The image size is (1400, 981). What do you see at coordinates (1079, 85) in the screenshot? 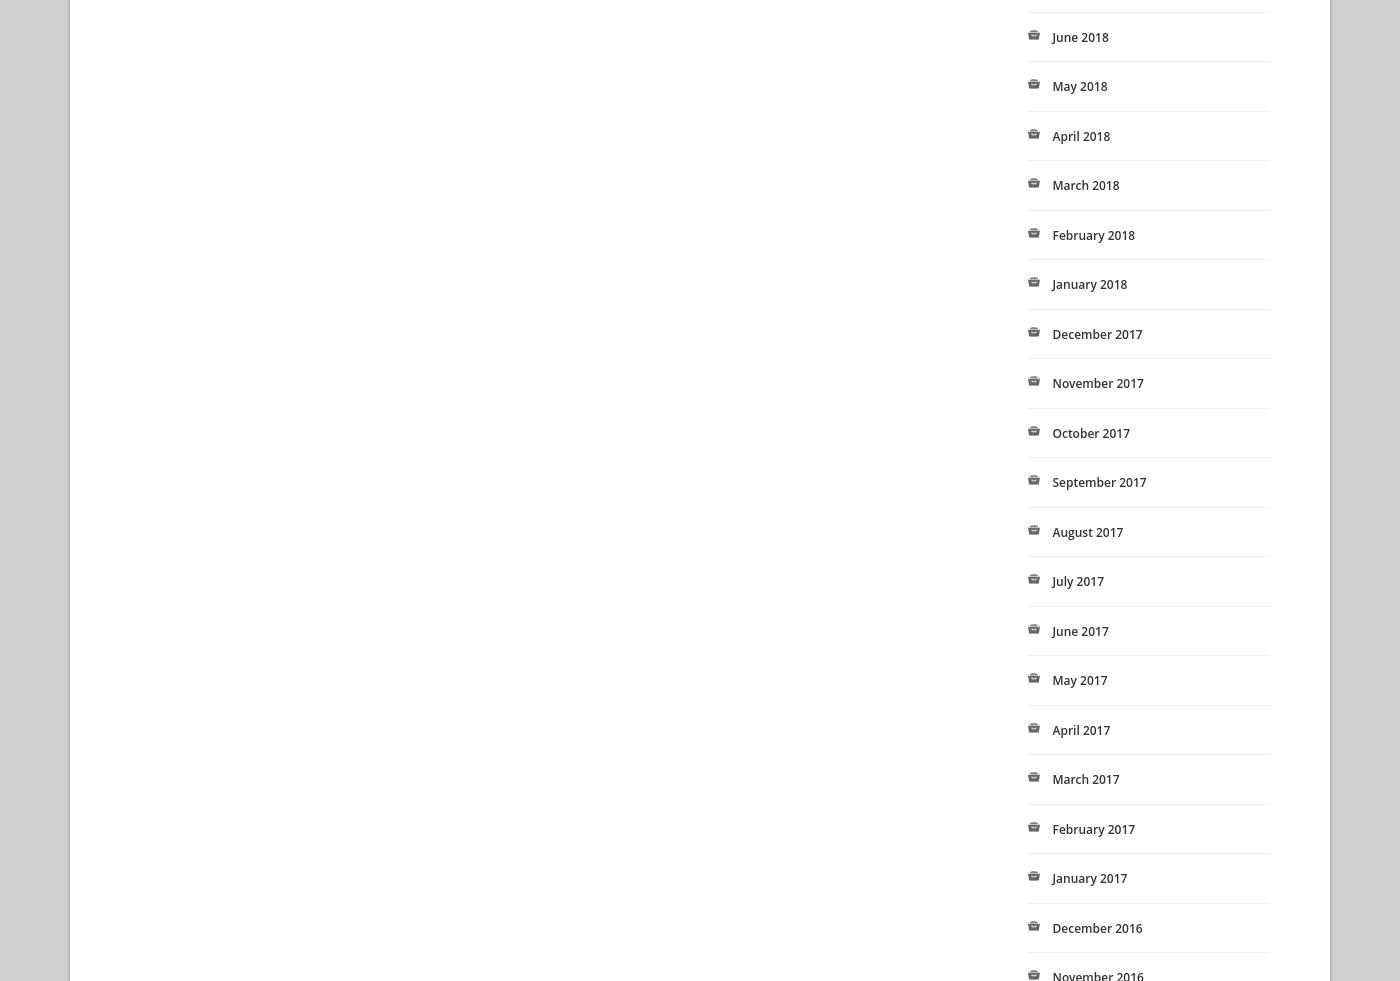
I see `'May 2018'` at bounding box center [1079, 85].